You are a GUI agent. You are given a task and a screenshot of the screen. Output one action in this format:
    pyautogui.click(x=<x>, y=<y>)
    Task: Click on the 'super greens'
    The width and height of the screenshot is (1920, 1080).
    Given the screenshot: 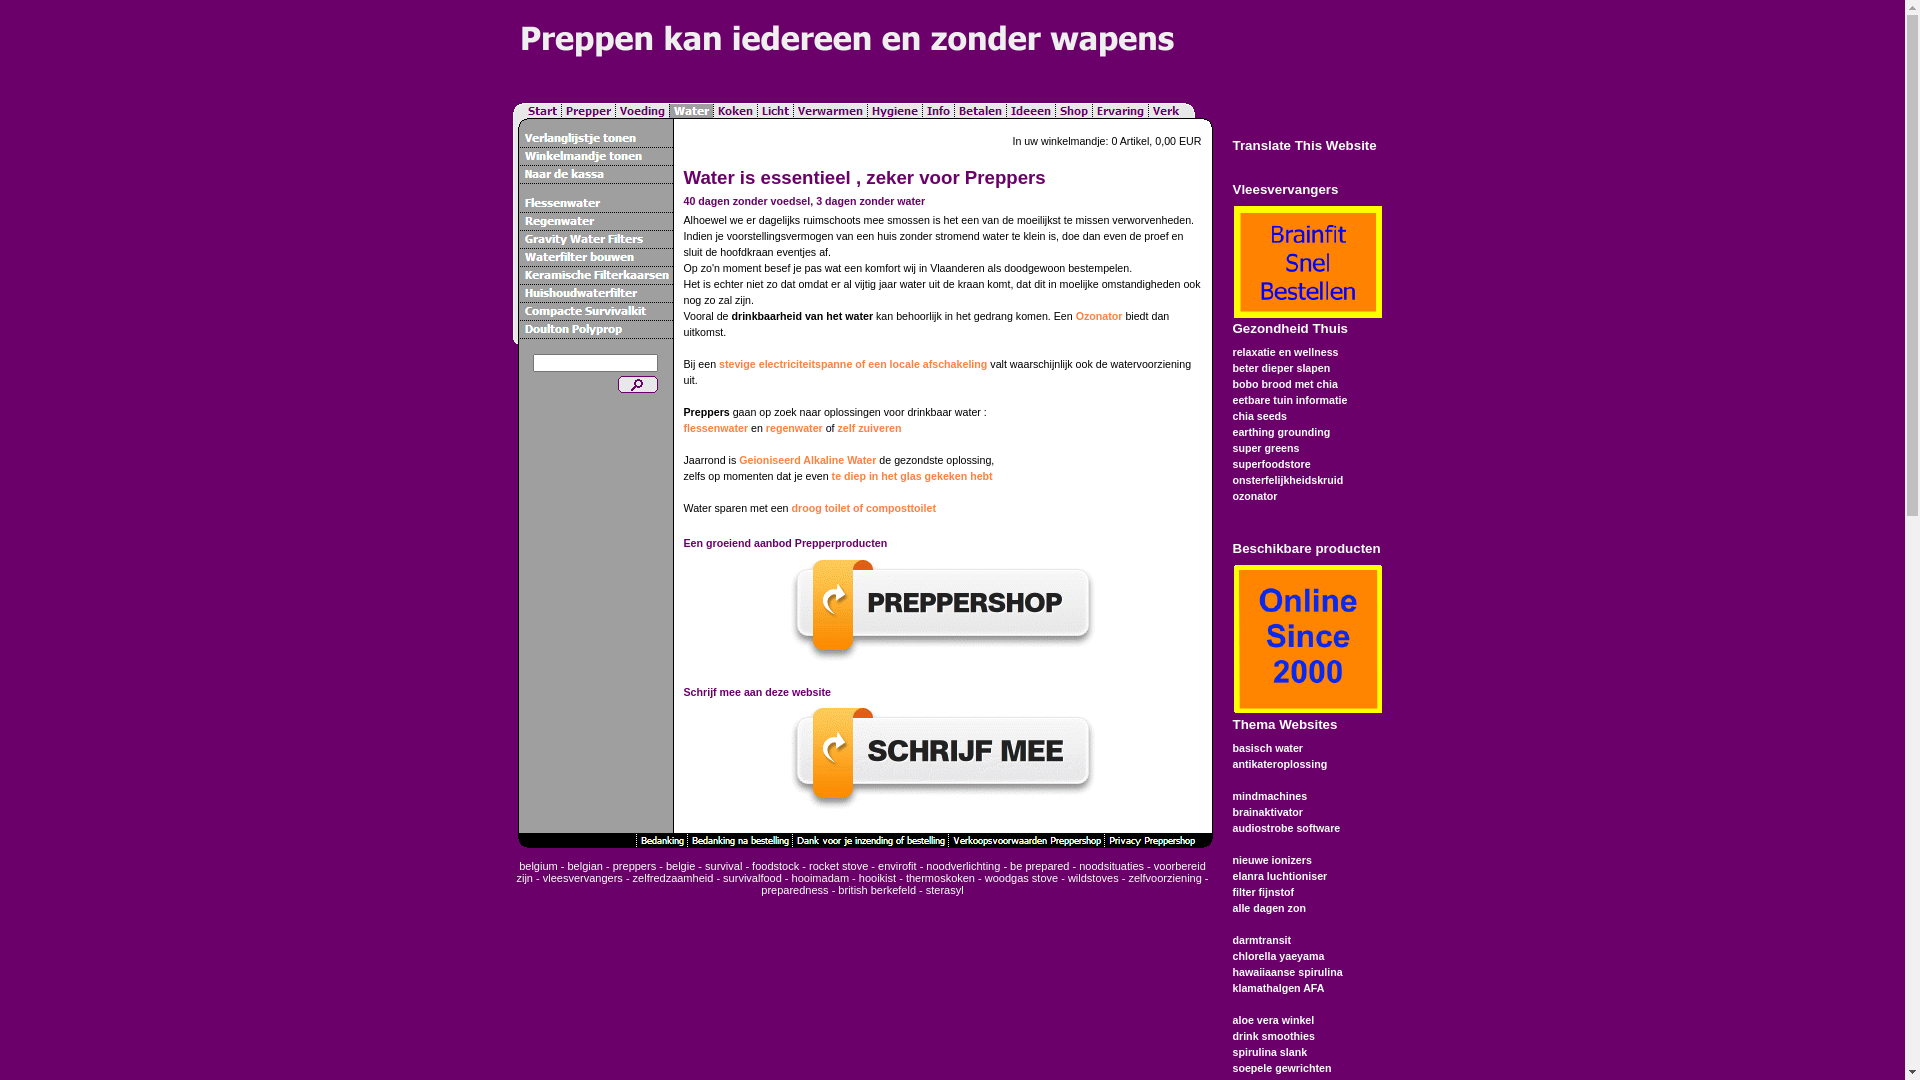 What is the action you would take?
    pyautogui.click(x=1264, y=446)
    